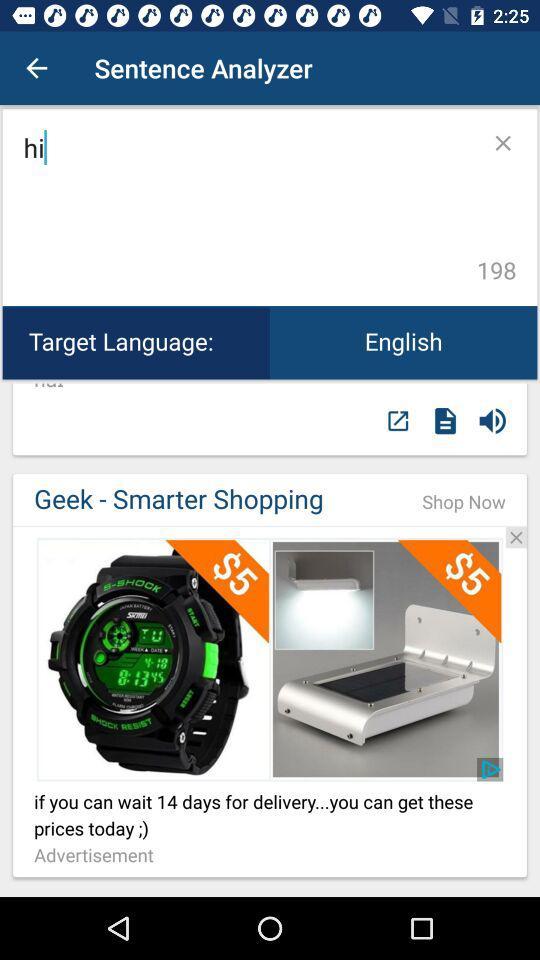 This screenshot has width=540, height=960. Describe the element at coordinates (403, 342) in the screenshot. I see `the icon below hi` at that location.